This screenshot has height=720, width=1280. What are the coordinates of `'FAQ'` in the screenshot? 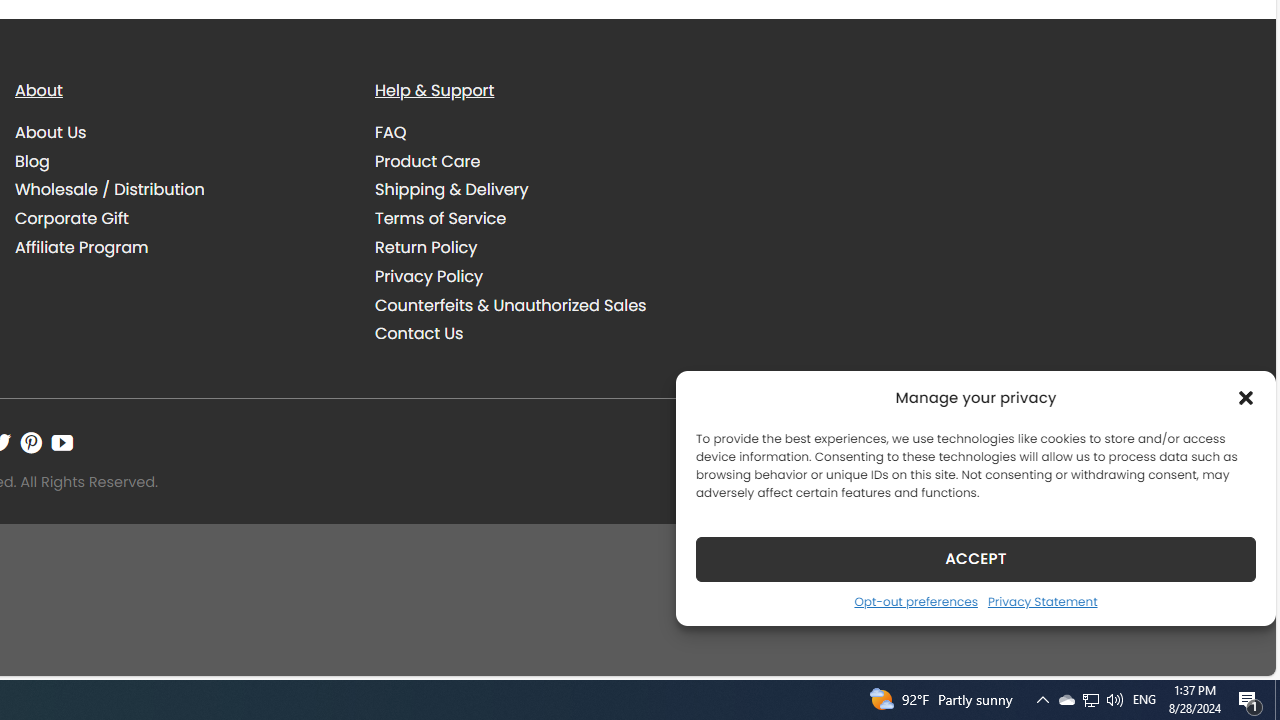 It's located at (540, 132).